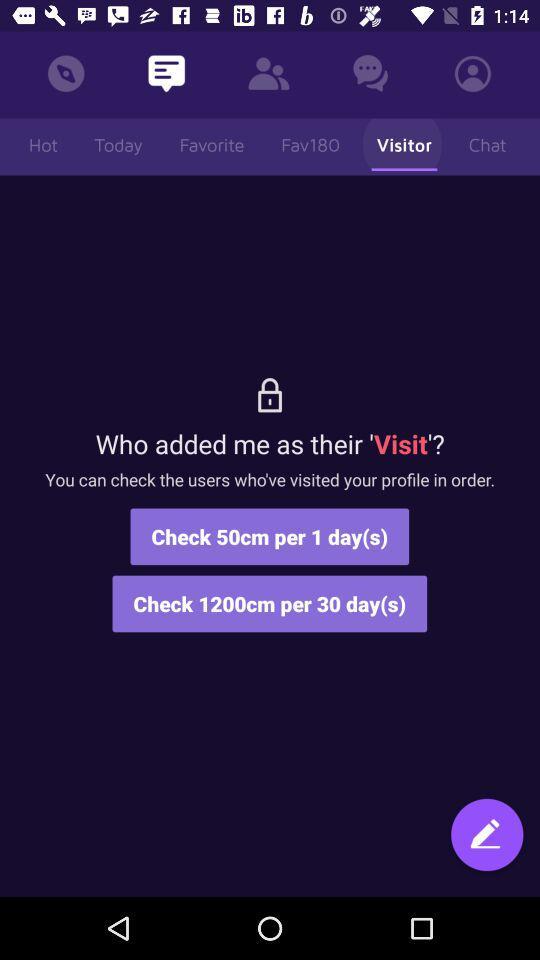  I want to click on icon at the bottom right corner, so click(486, 843).